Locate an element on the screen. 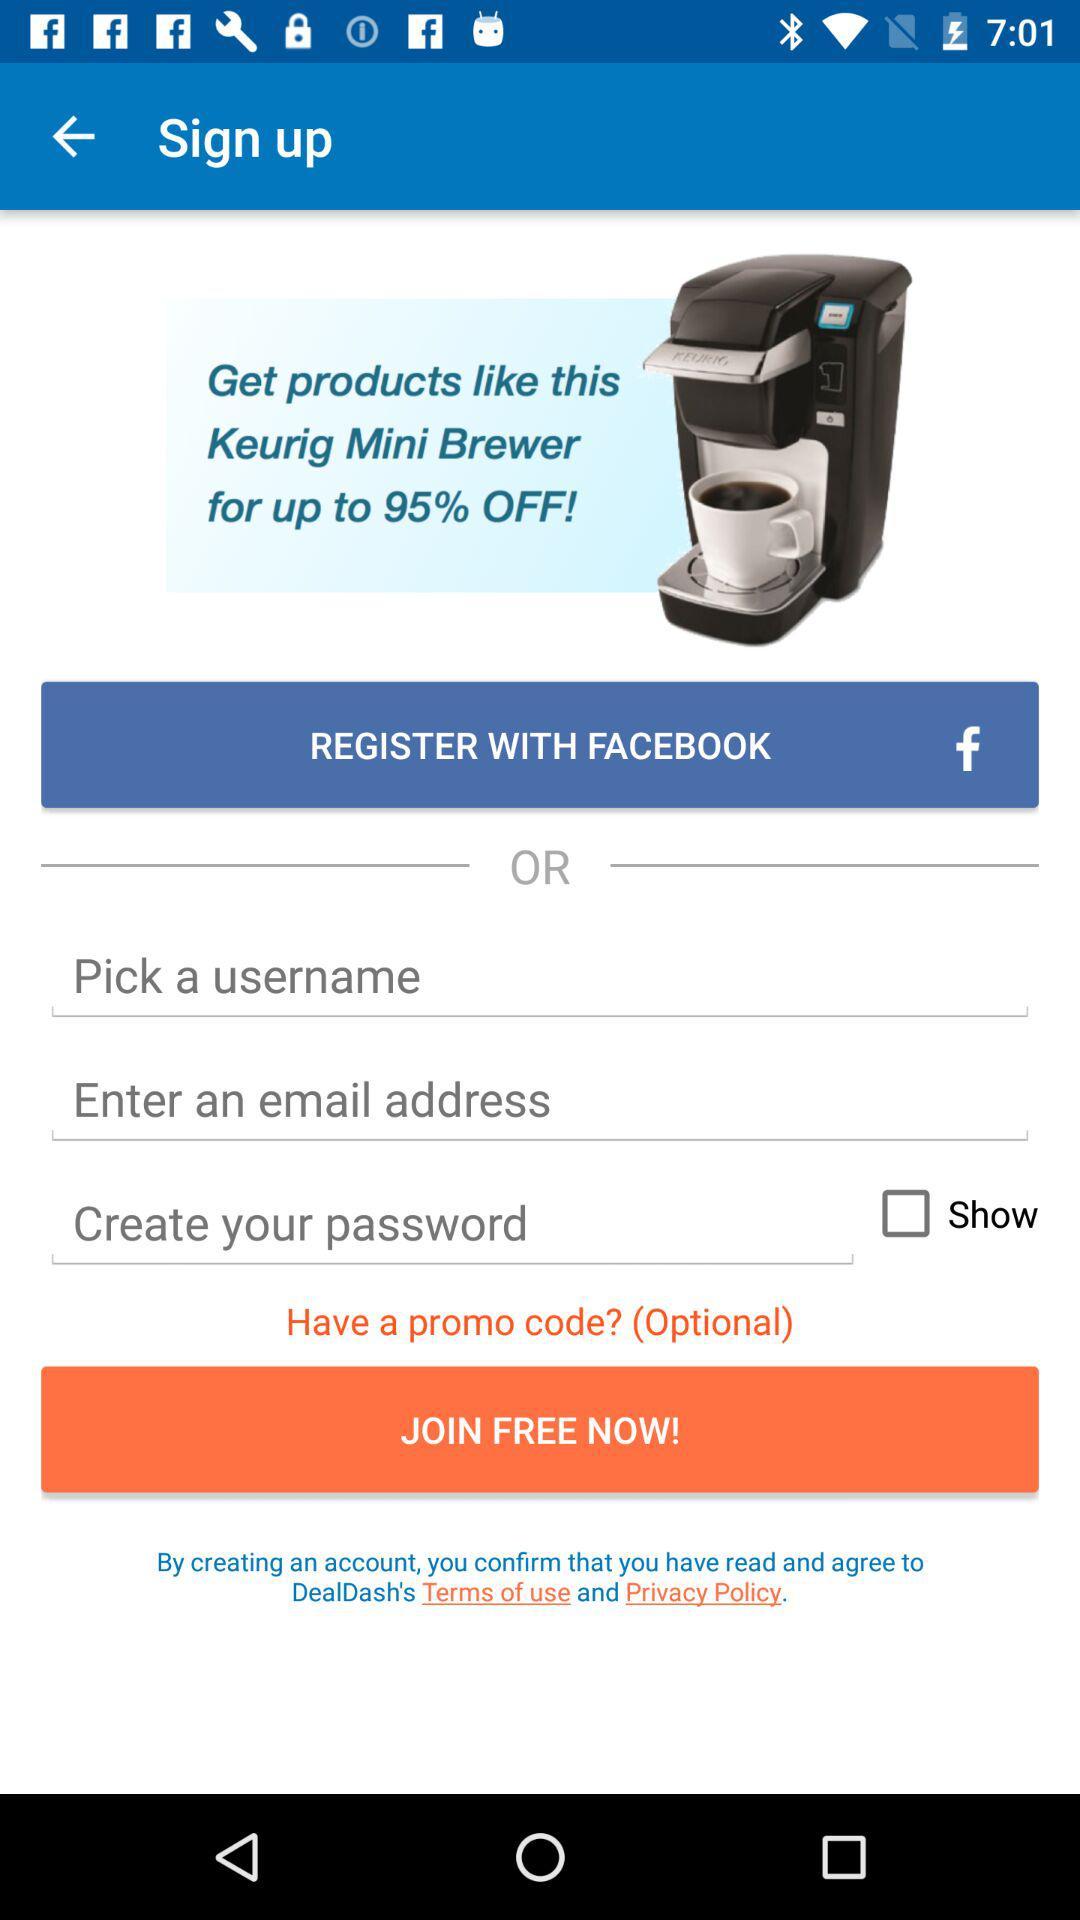 The width and height of the screenshot is (1080, 1920). text box is located at coordinates (540, 1098).